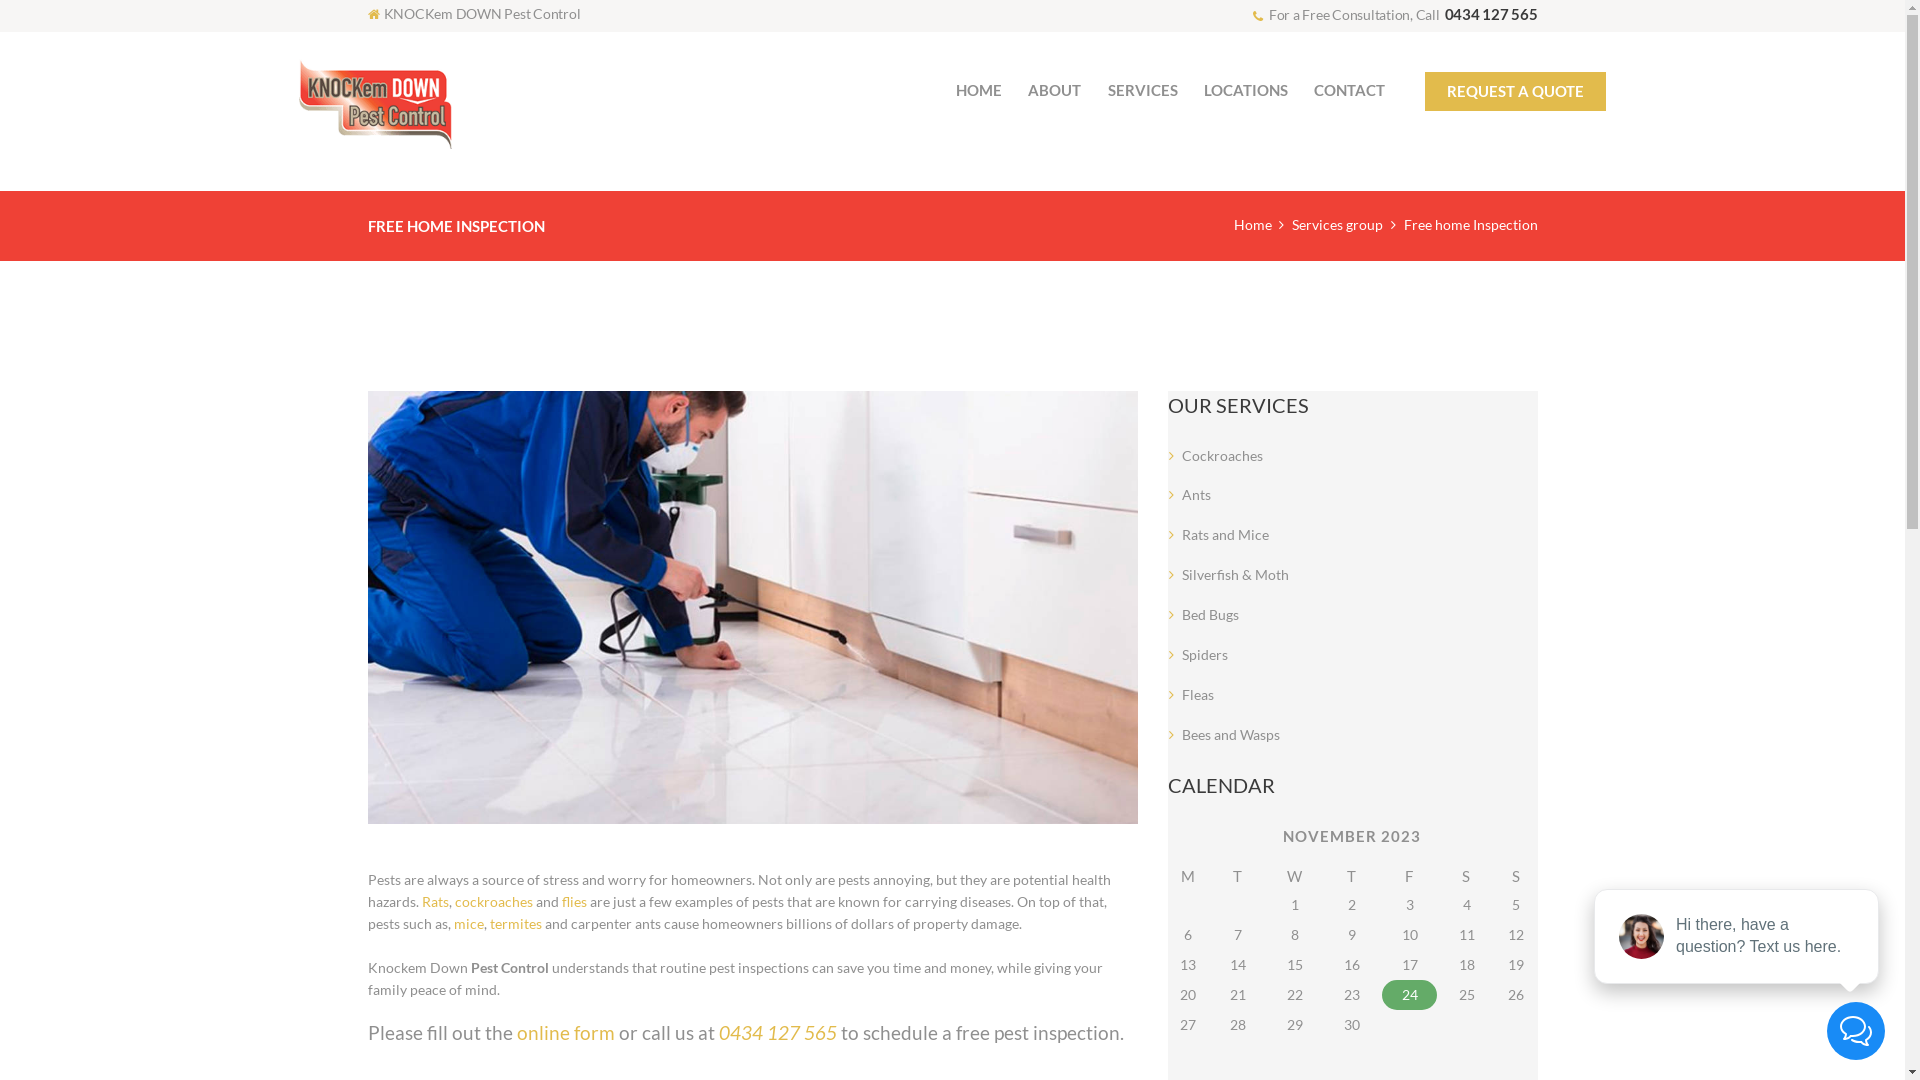  What do you see at coordinates (453, 923) in the screenshot?
I see `'mice'` at bounding box center [453, 923].